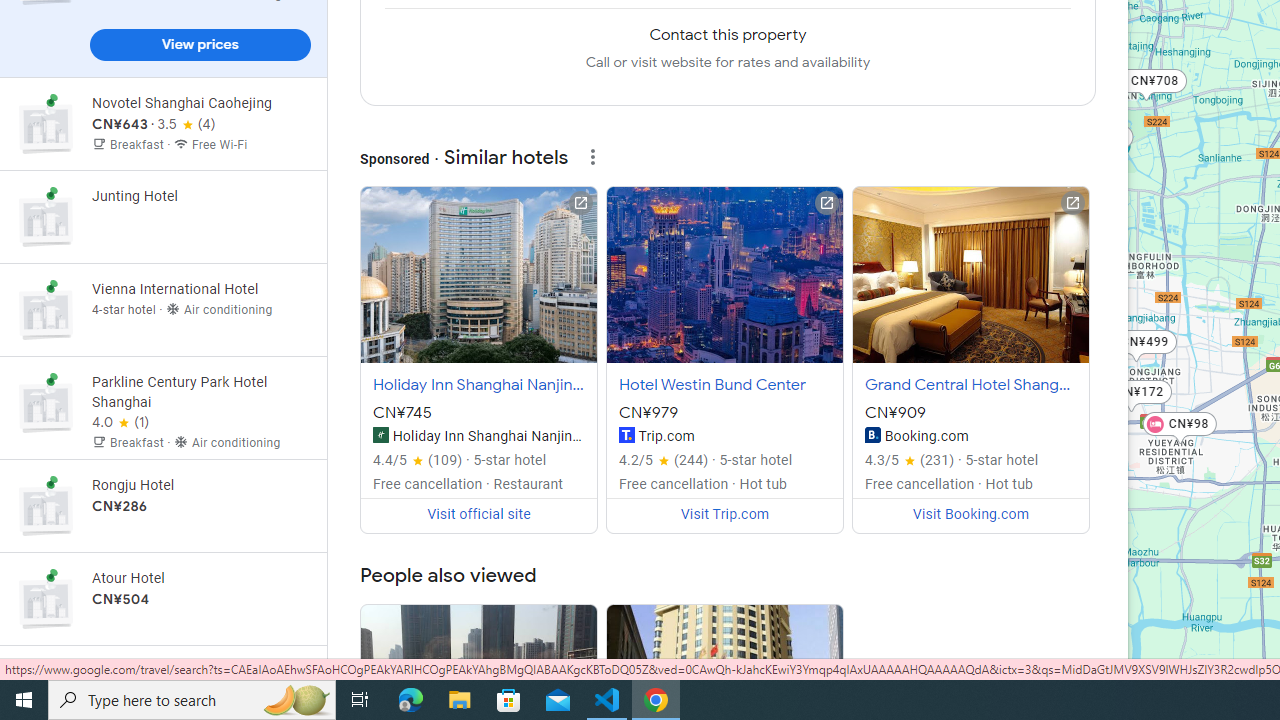 This screenshot has width=1280, height=720. Describe the element at coordinates (909, 460) in the screenshot. I see `'4.3 out of 5 stars from 231 reviews'` at that location.